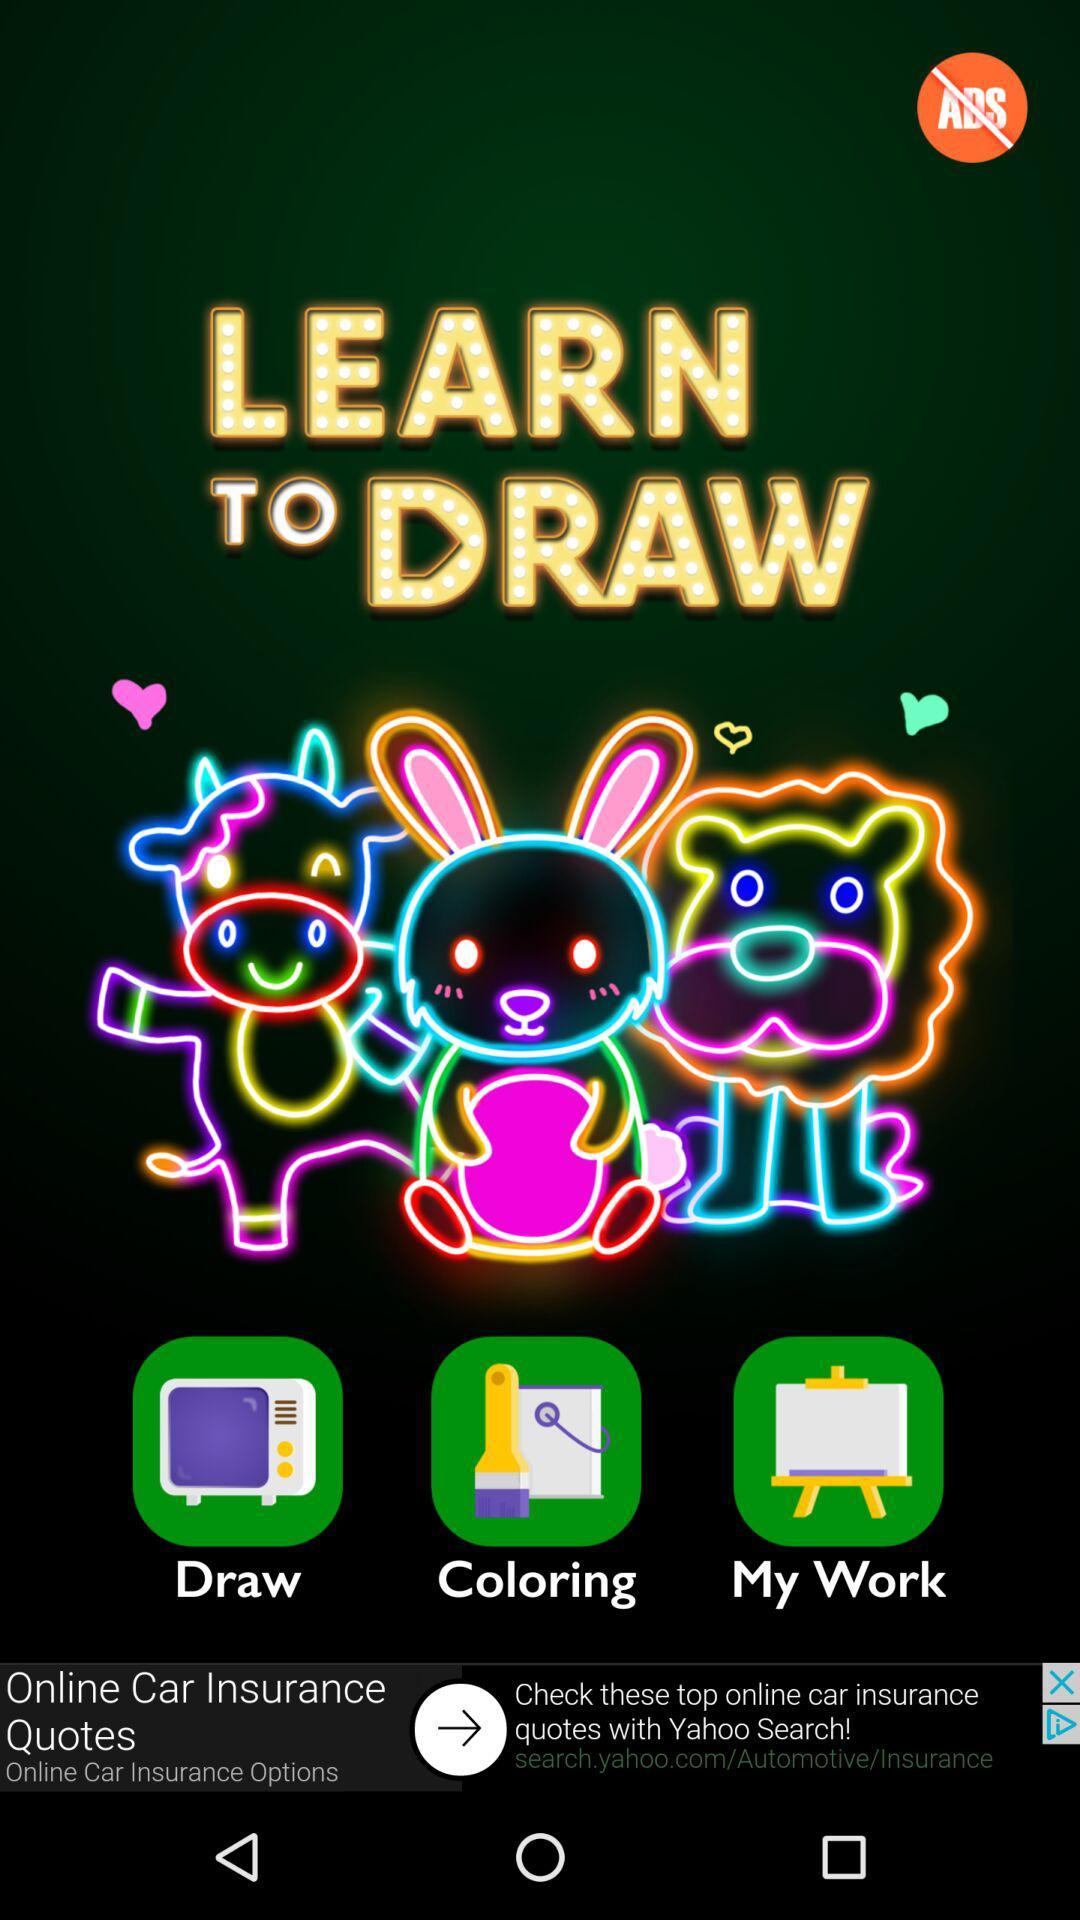 The width and height of the screenshot is (1080, 1920). Describe the element at coordinates (535, 1441) in the screenshot. I see `the icon to the left of my work icon` at that location.